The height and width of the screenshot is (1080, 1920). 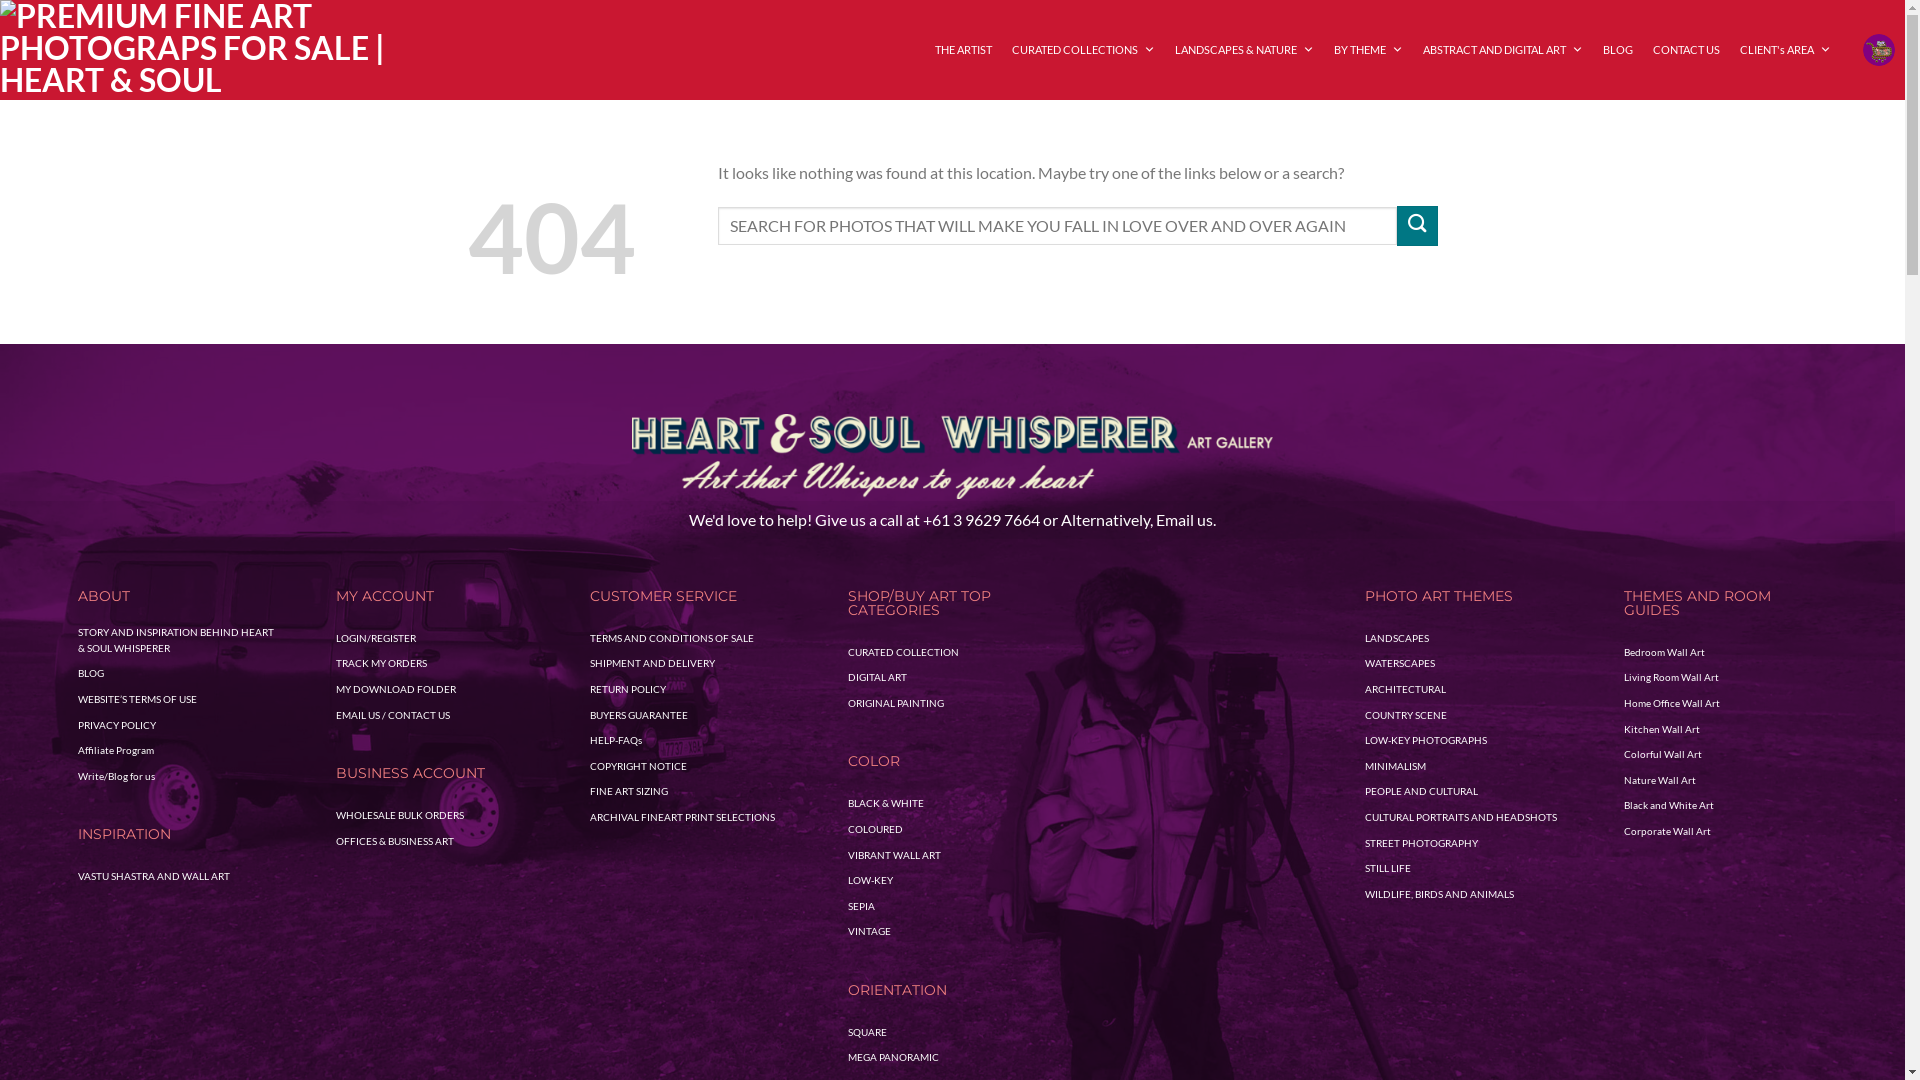 I want to click on 'LANDSCAPES', so click(x=1395, y=637).